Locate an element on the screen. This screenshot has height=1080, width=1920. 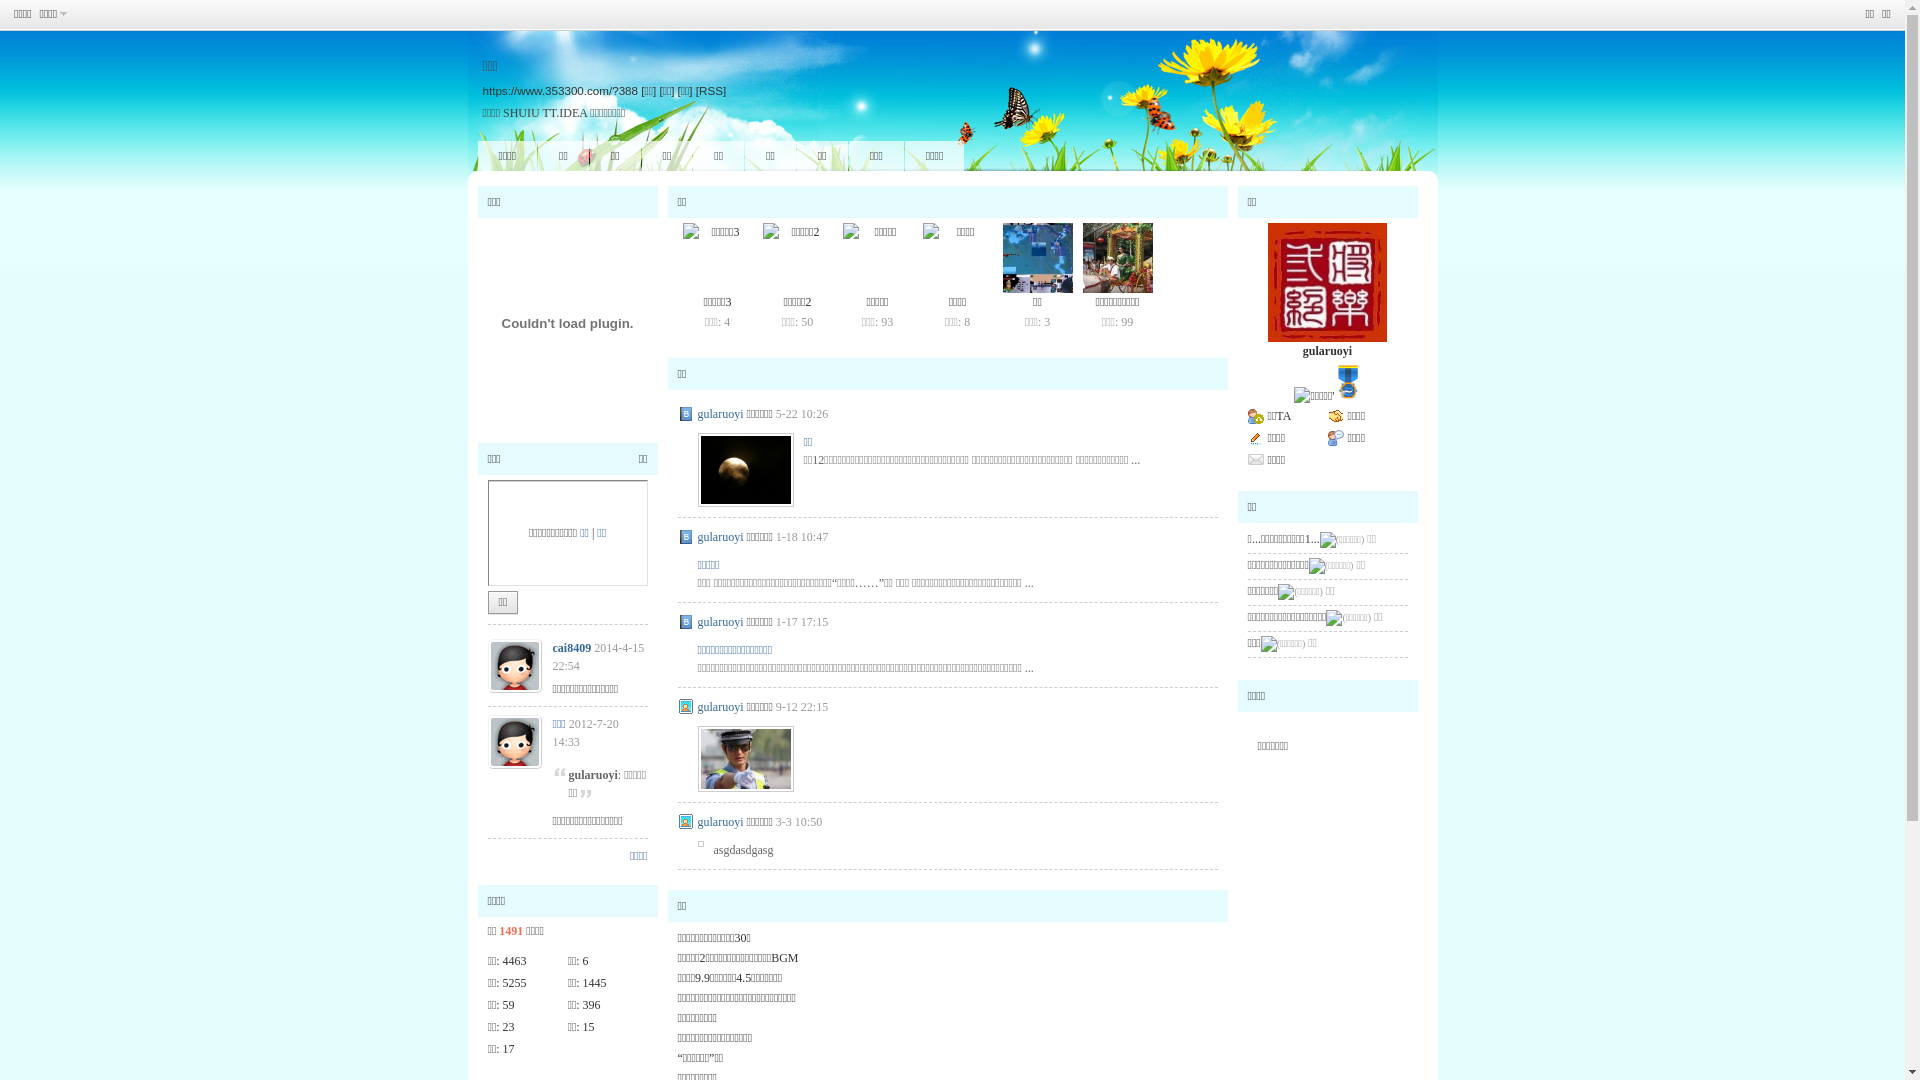
'6' is located at coordinates (581, 959).